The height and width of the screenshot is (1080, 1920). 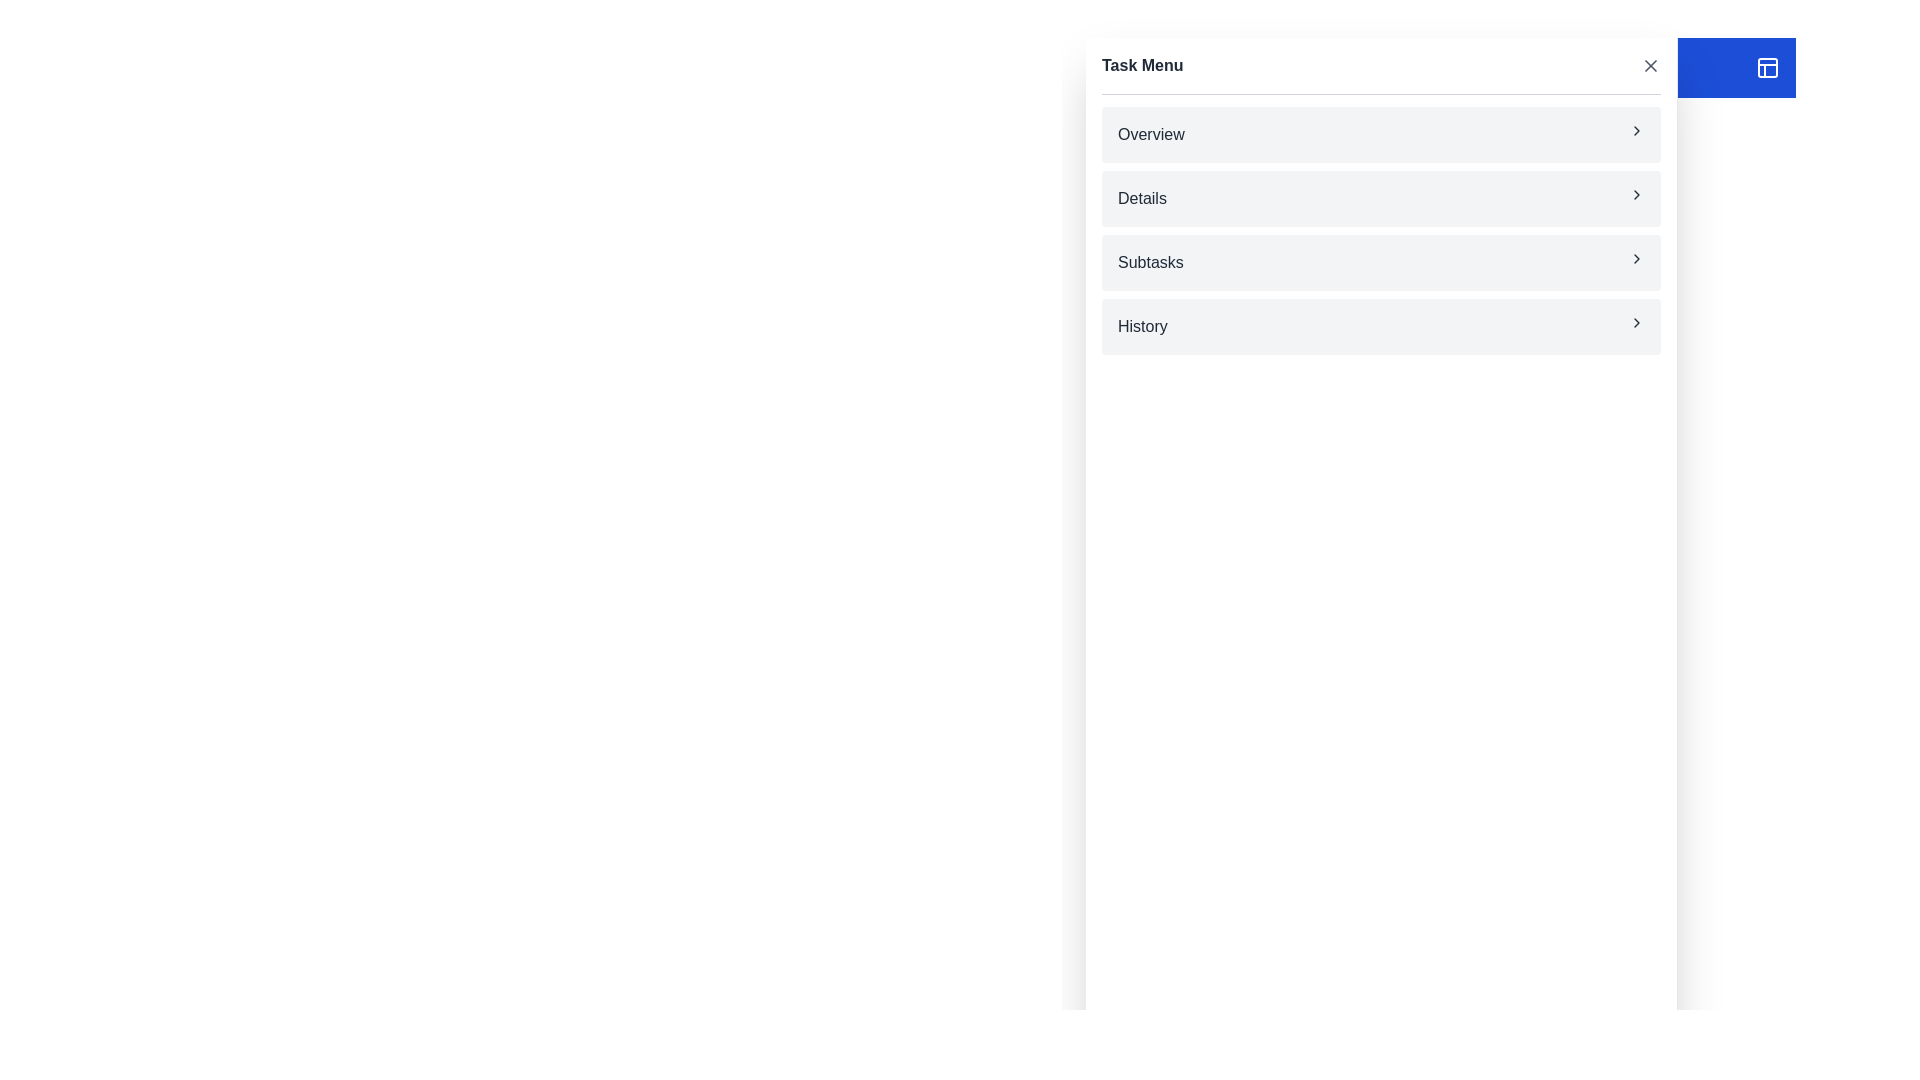 I want to click on the 'Overview' text label located at the top of the menu panel, so click(x=1151, y=135).